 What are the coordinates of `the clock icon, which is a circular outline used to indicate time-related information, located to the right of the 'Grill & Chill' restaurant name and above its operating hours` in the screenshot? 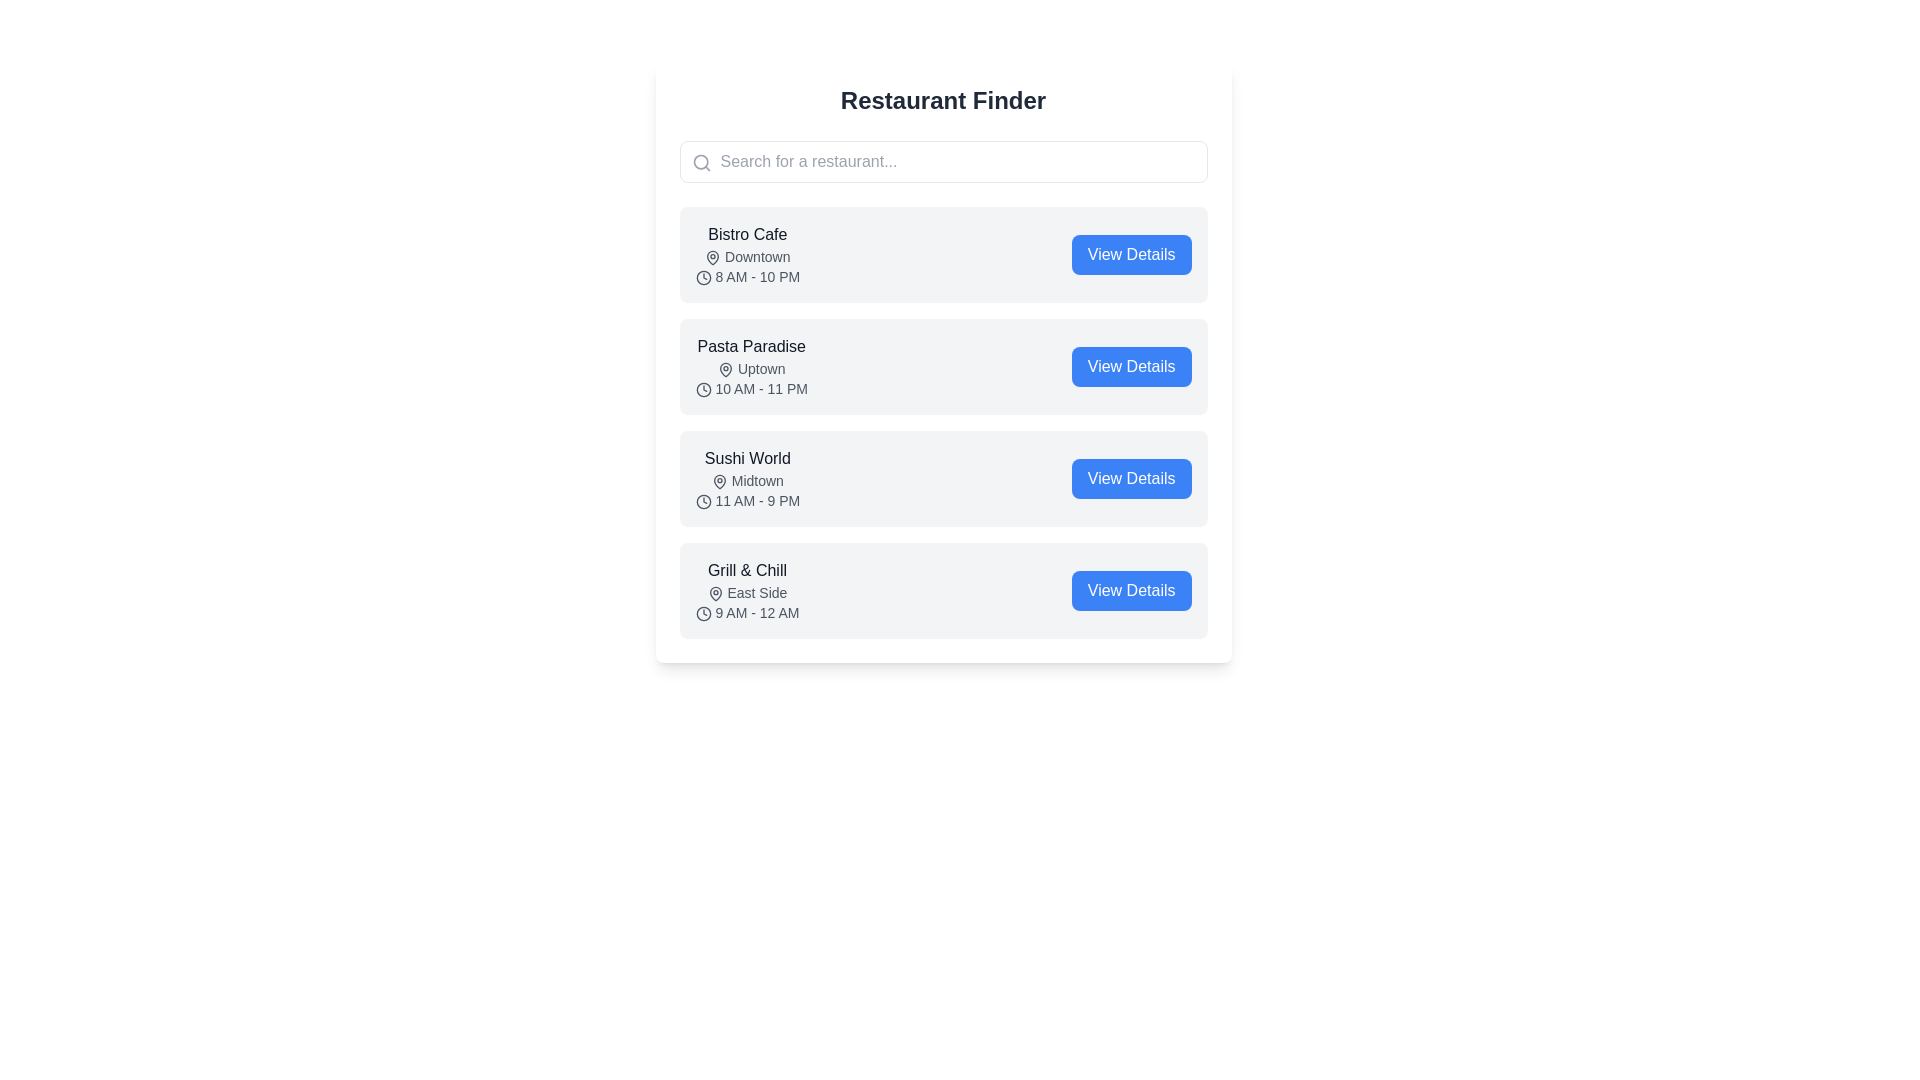 It's located at (703, 613).